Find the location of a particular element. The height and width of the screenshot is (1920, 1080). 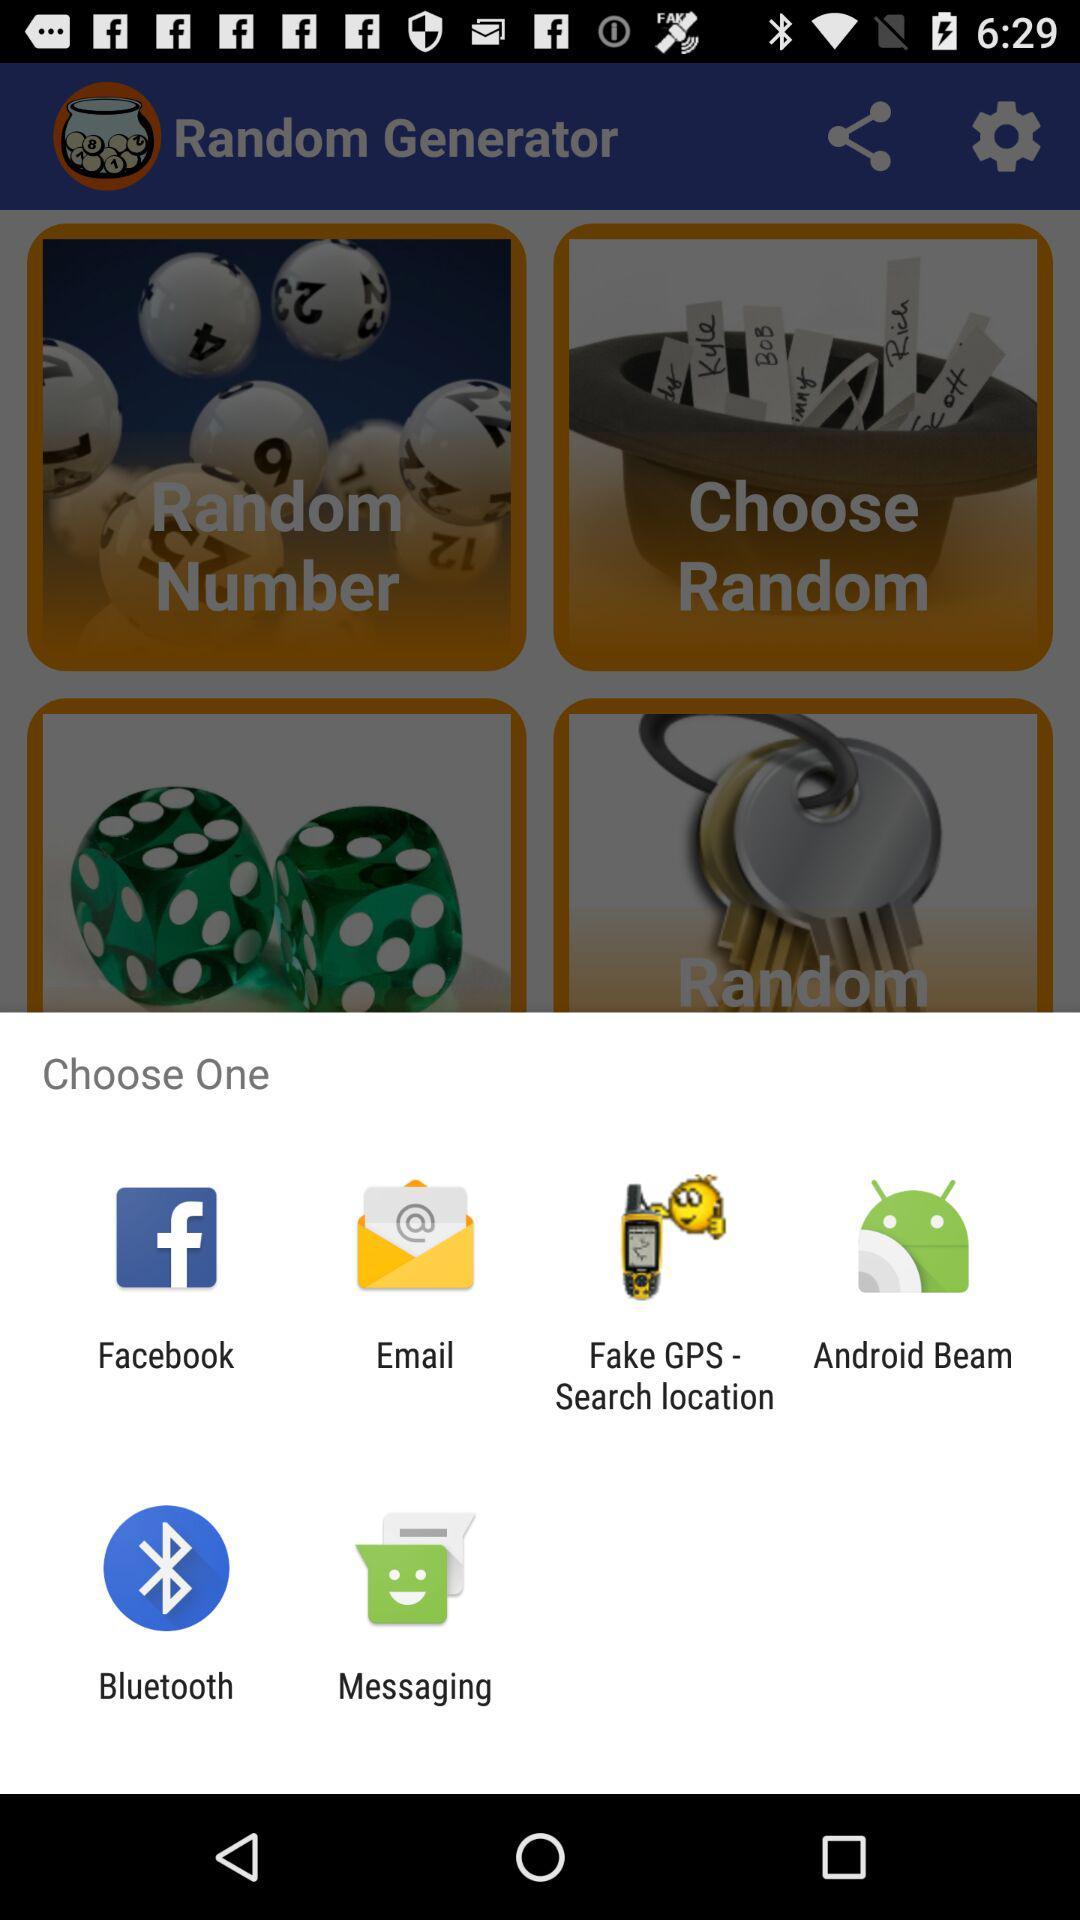

the messaging app is located at coordinates (414, 1705).